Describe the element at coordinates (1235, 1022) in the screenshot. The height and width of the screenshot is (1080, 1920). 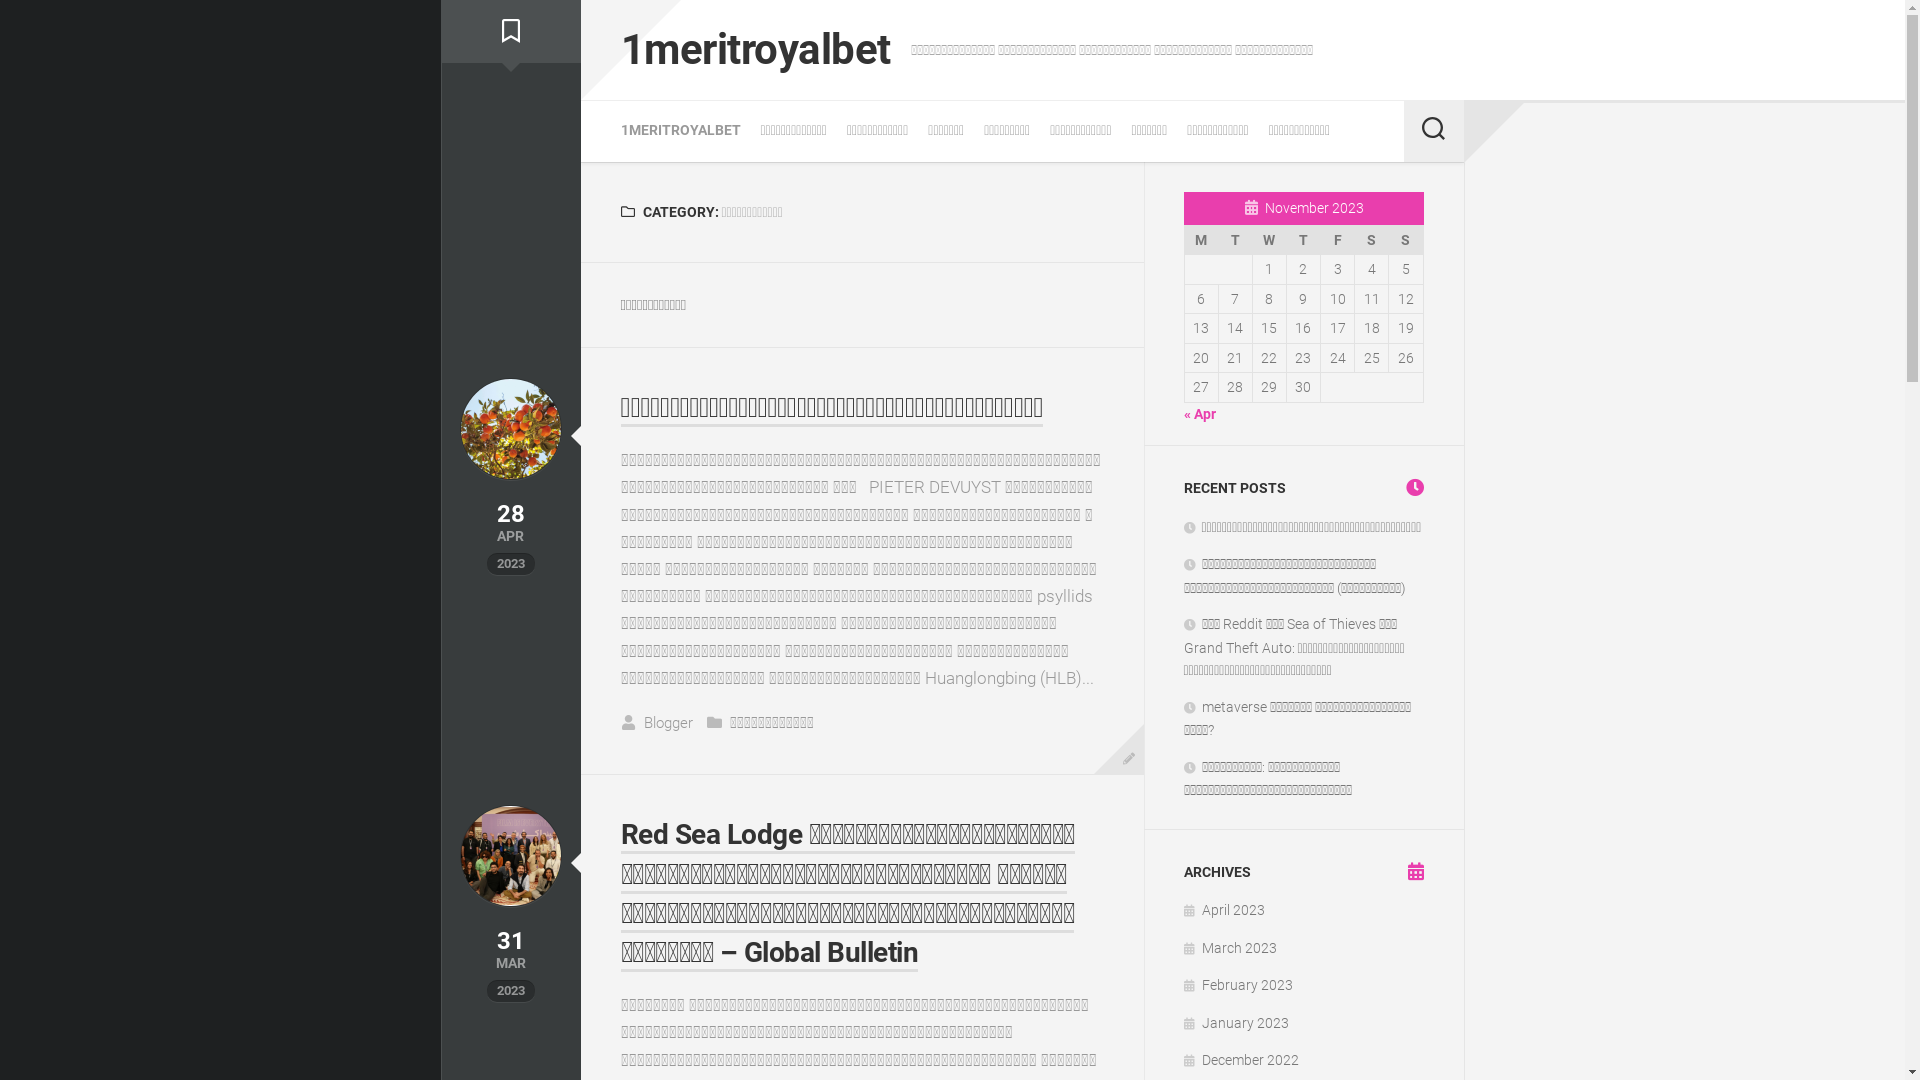
I see `'January 2023'` at that location.